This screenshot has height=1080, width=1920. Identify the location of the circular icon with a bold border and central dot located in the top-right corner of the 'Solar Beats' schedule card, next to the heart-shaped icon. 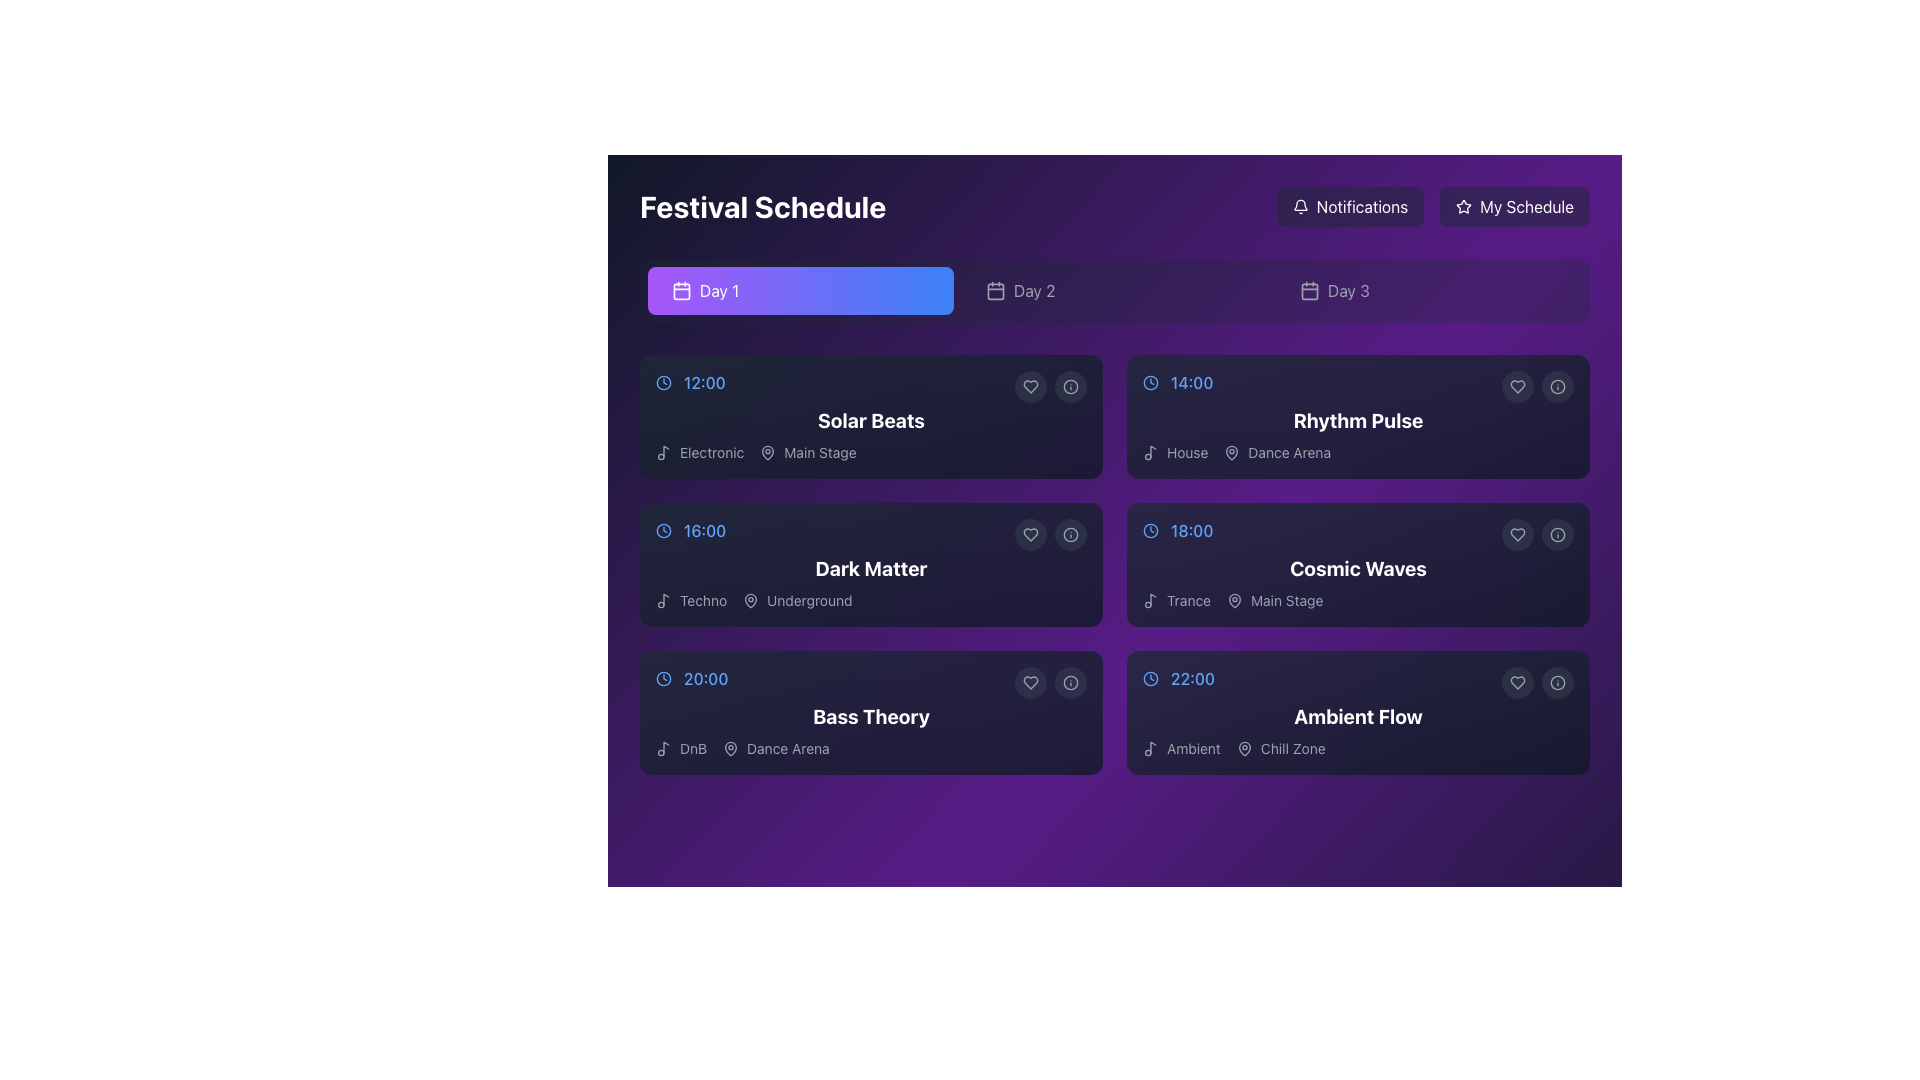
(1069, 386).